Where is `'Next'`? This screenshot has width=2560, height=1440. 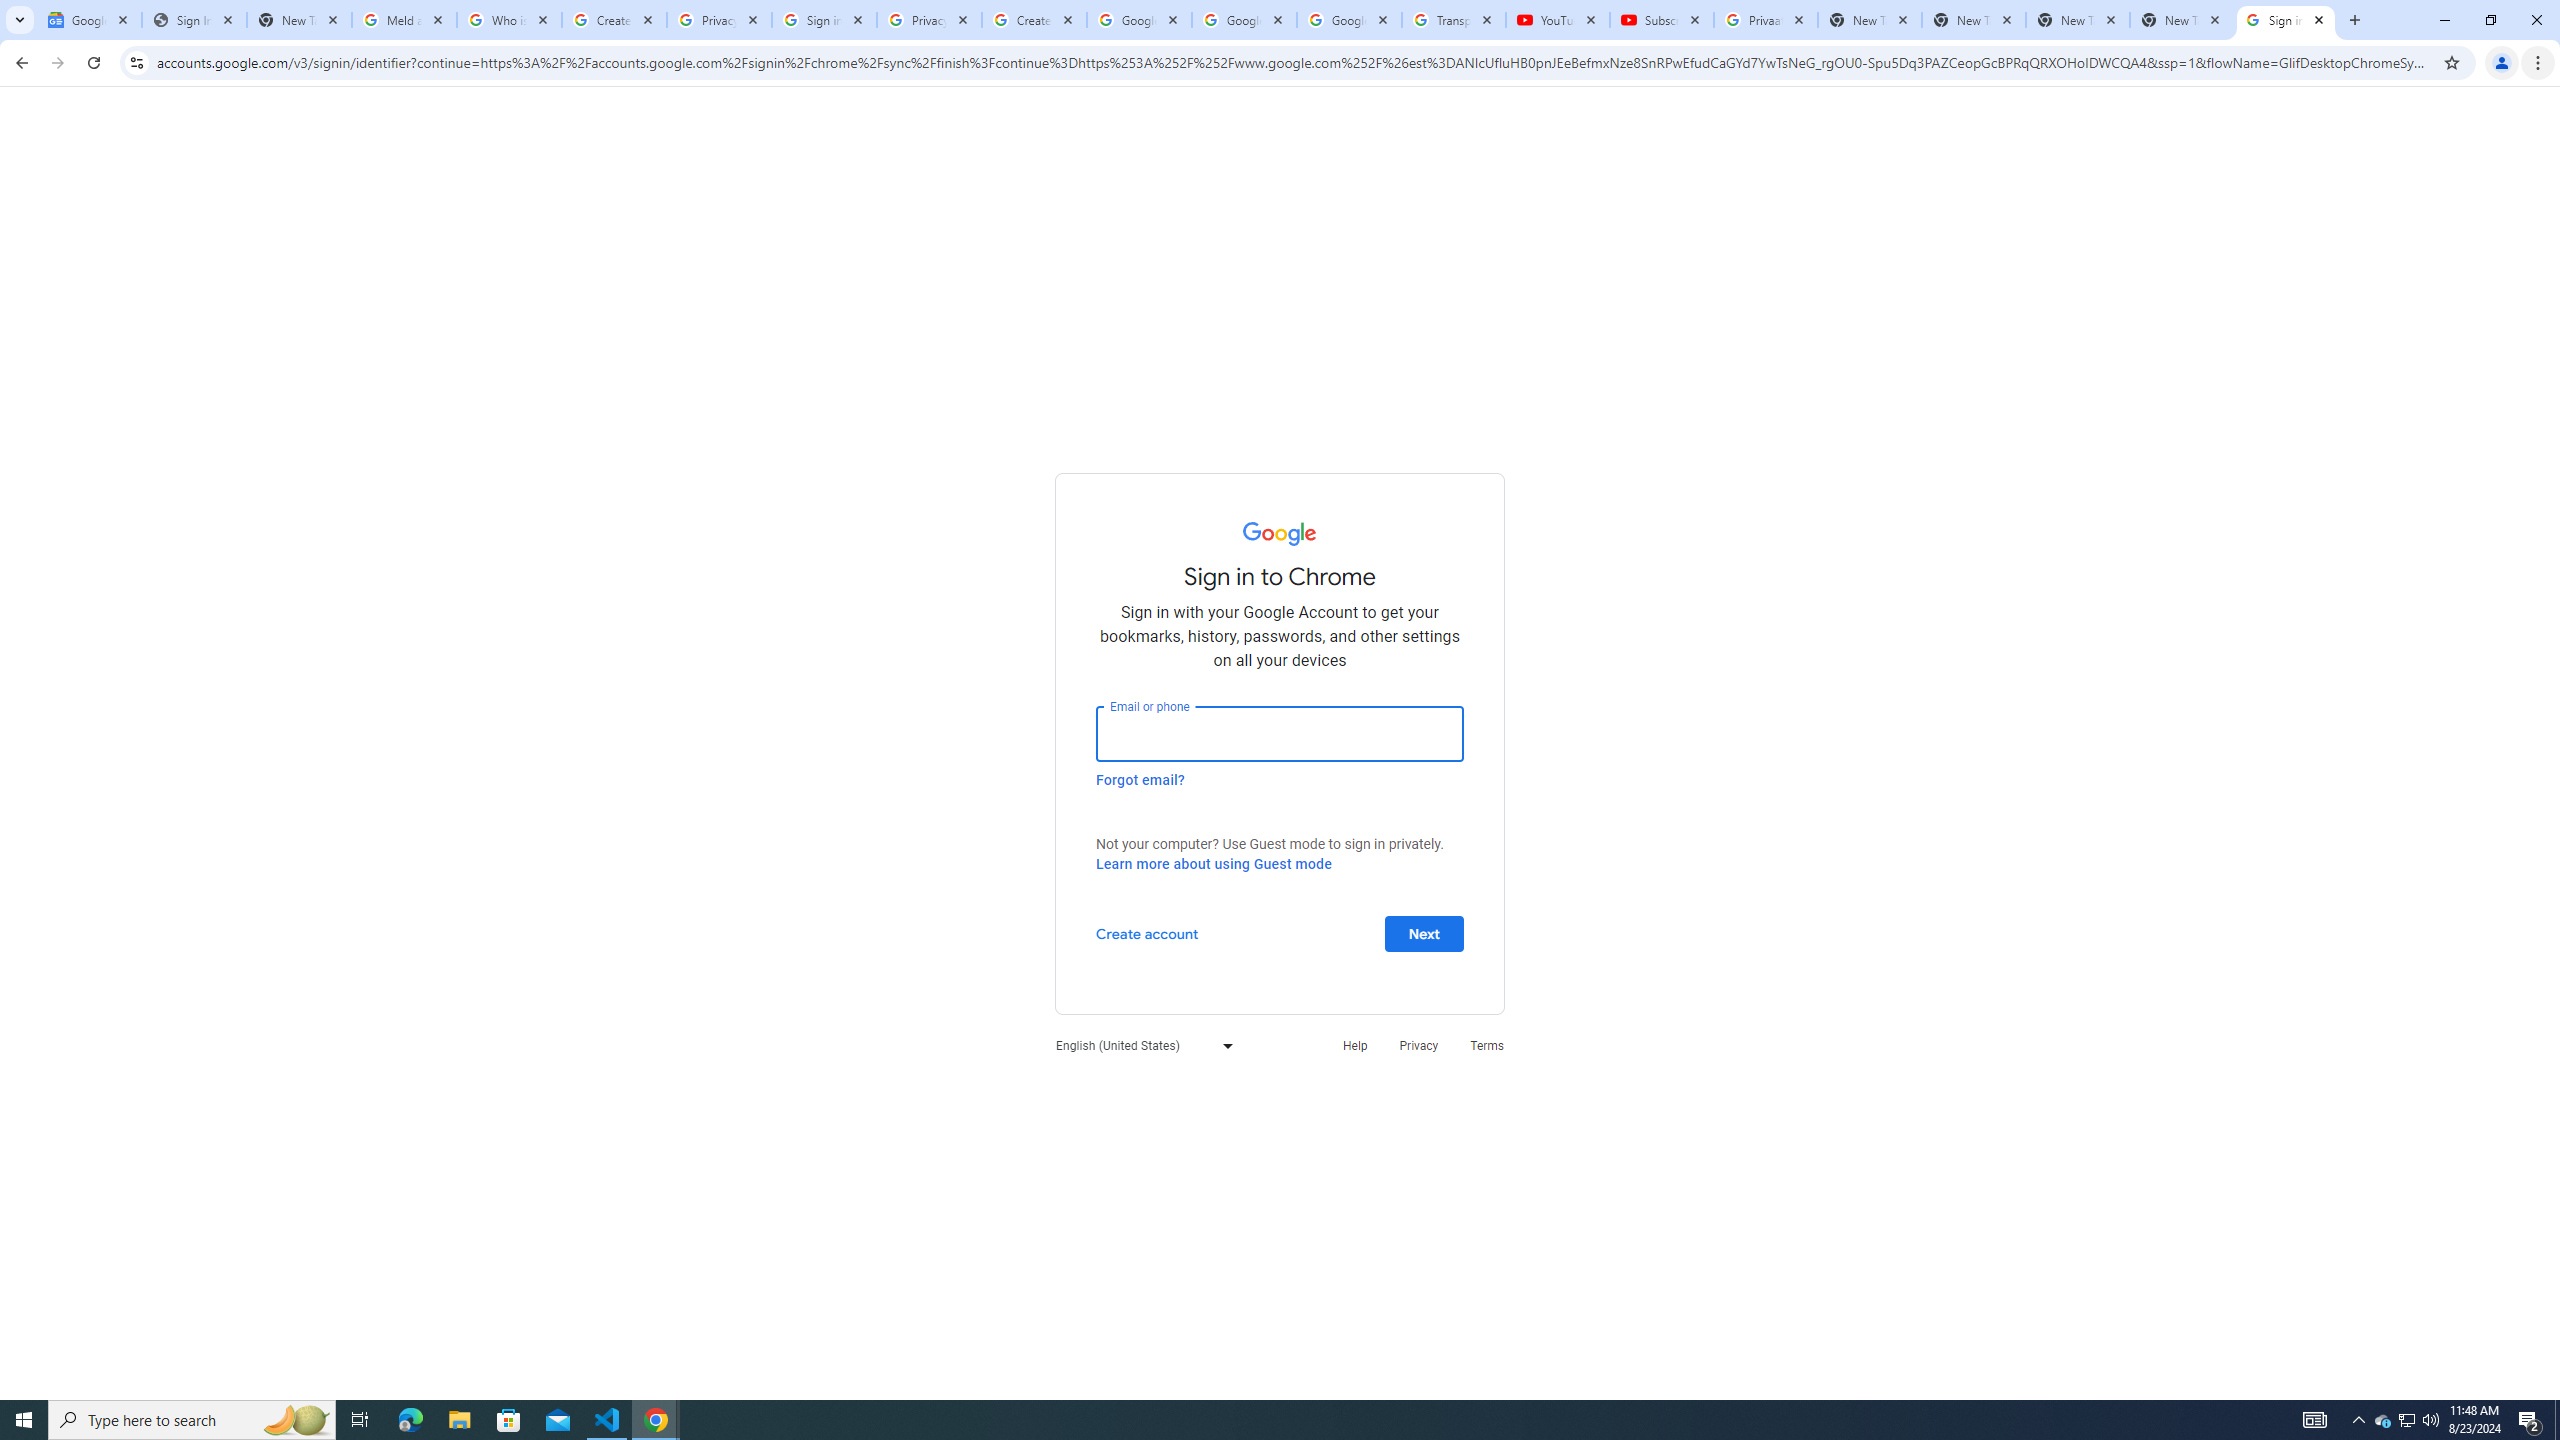
'Next' is located at coordinates (1423, 932).